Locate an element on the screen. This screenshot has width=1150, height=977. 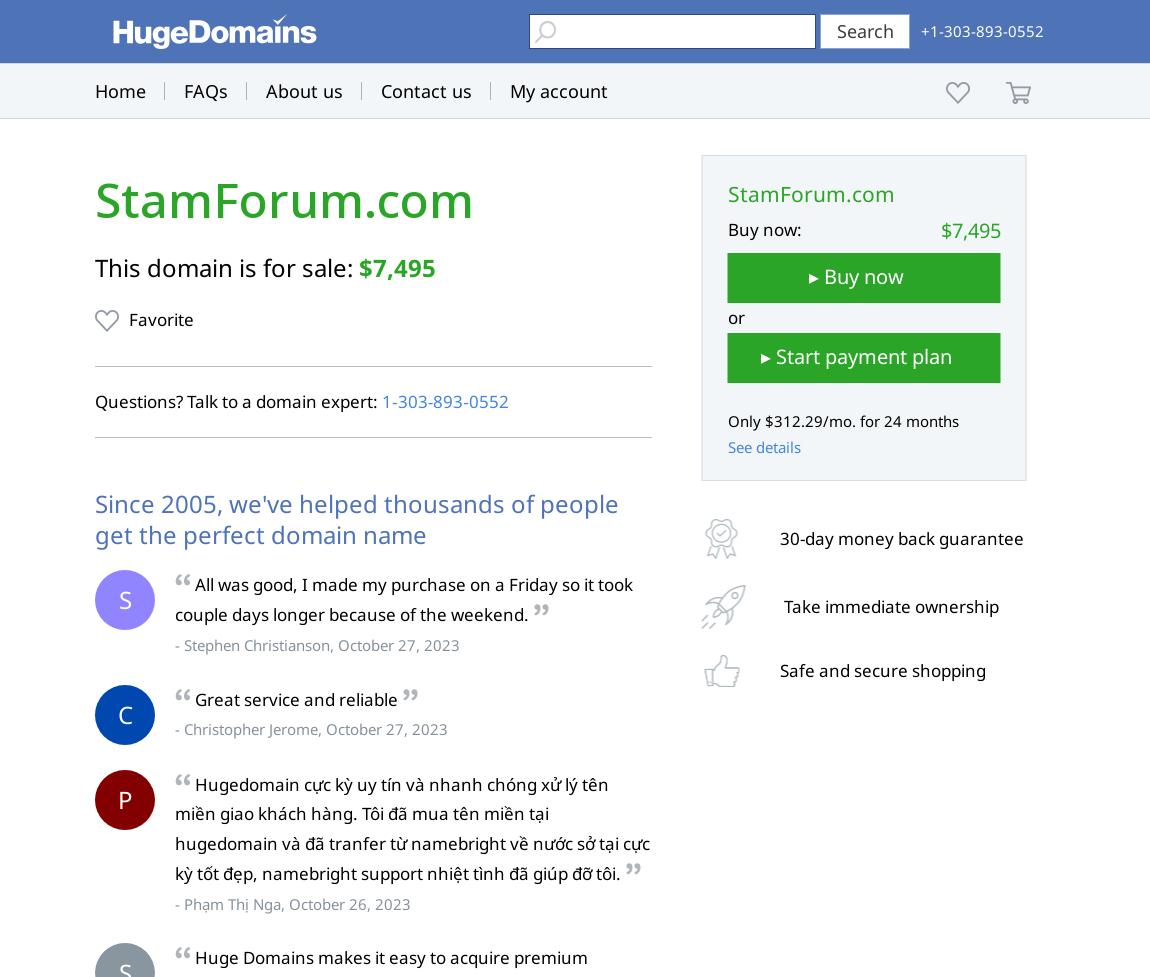
'+1-303-893-0552' is located at coordinates (921, 30).